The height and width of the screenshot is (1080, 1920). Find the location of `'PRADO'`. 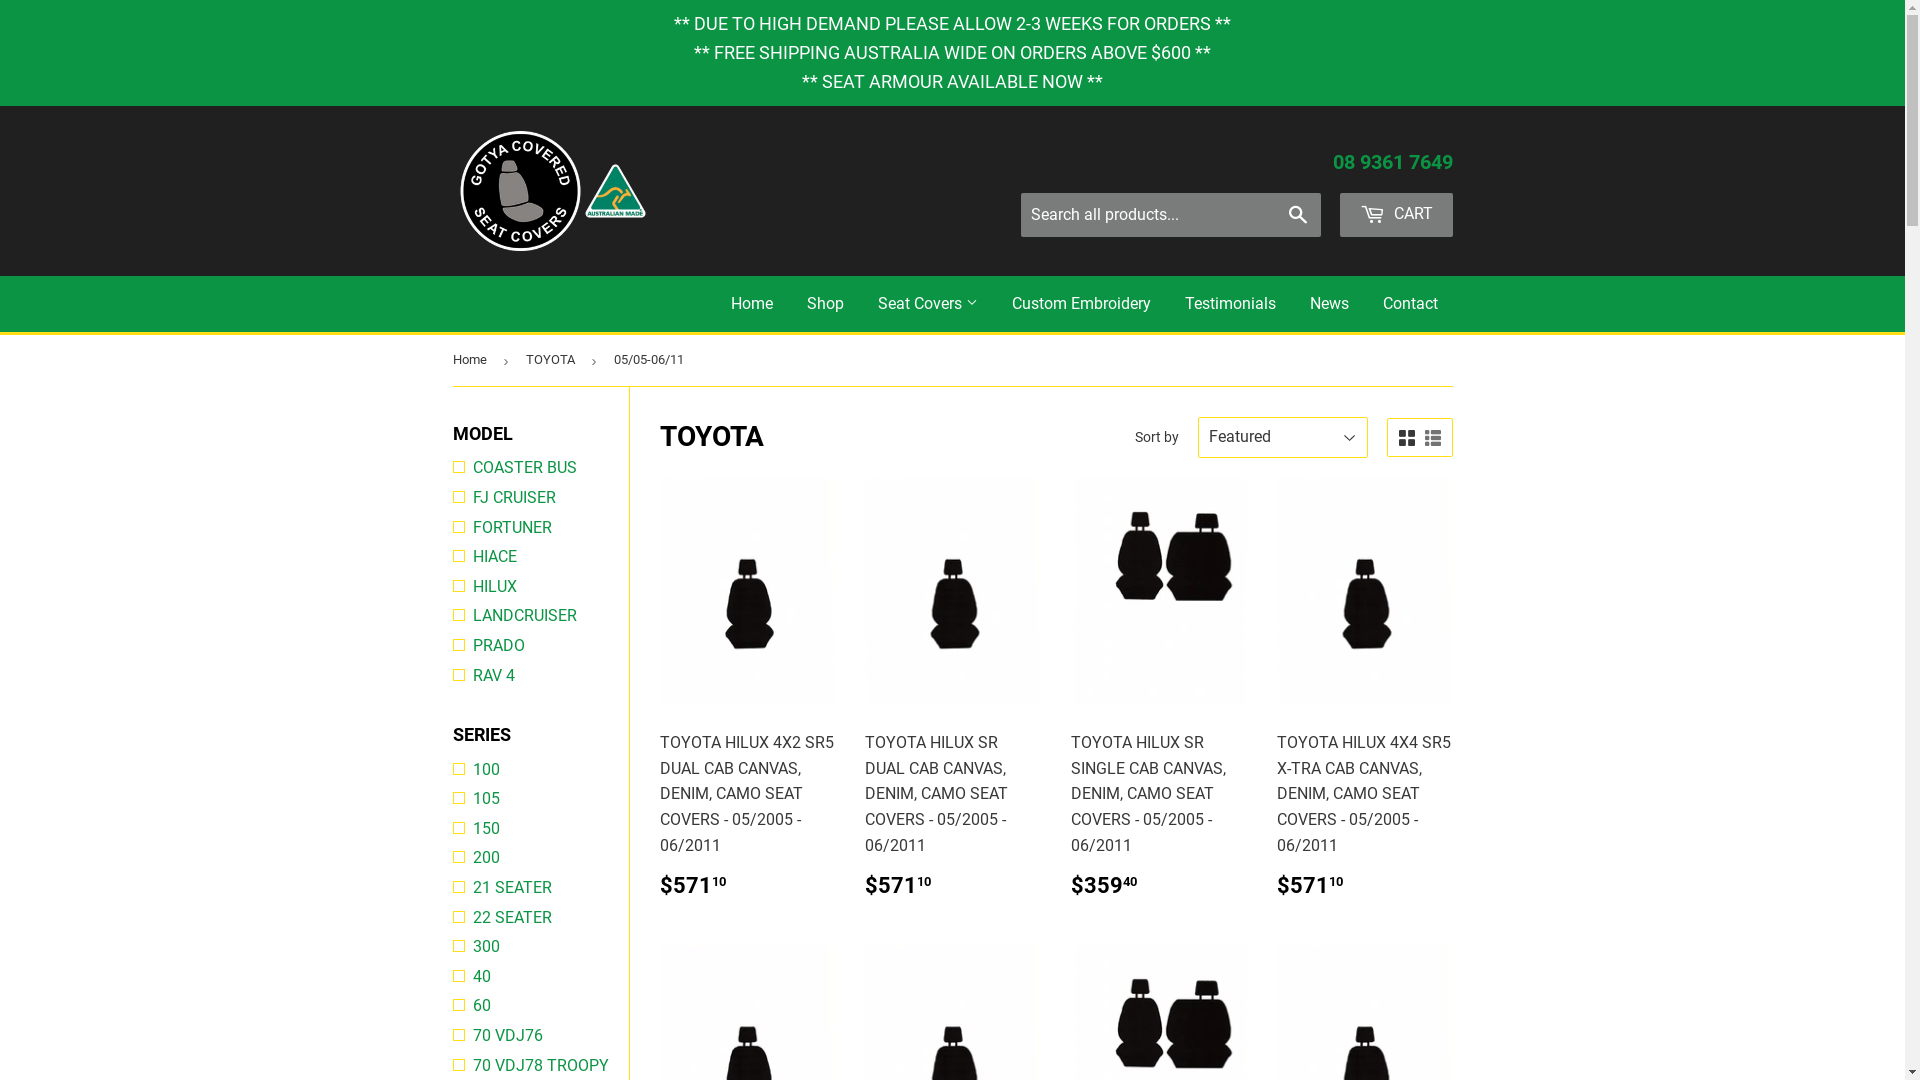

'PRADO' is located at coordinates (539, 645).